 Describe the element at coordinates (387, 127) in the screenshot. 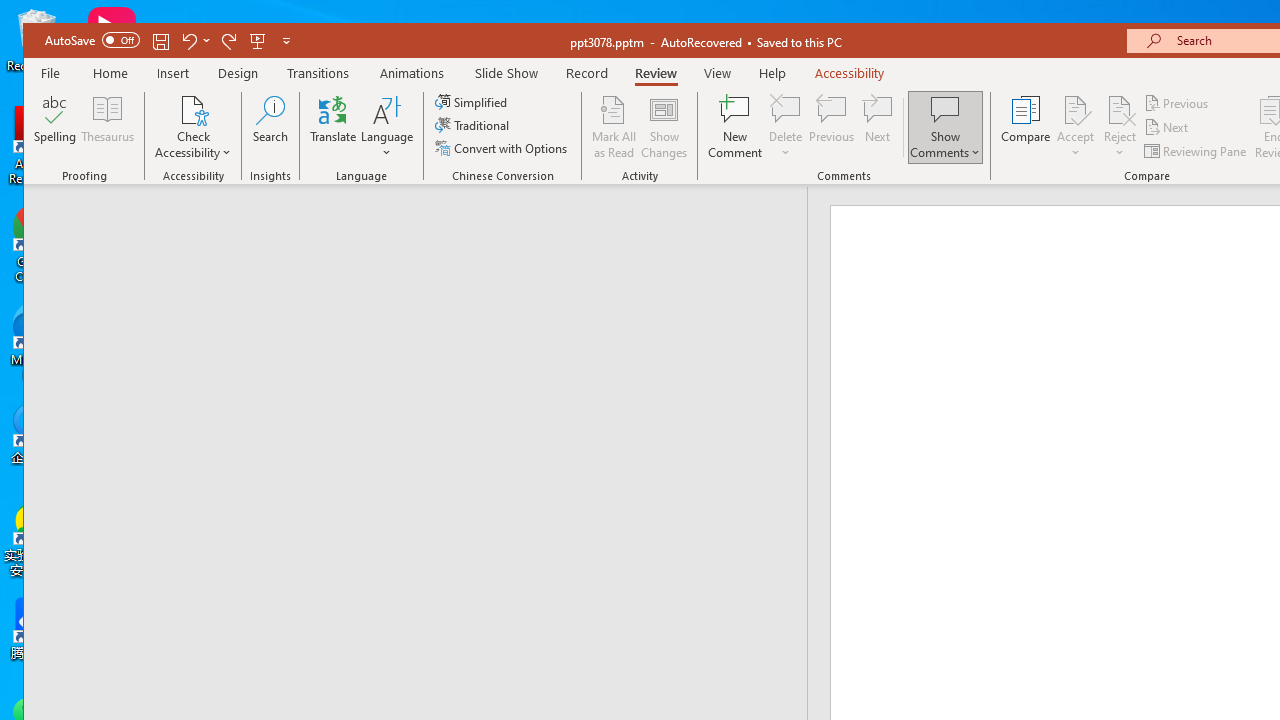

I see `'Language'` at that location.